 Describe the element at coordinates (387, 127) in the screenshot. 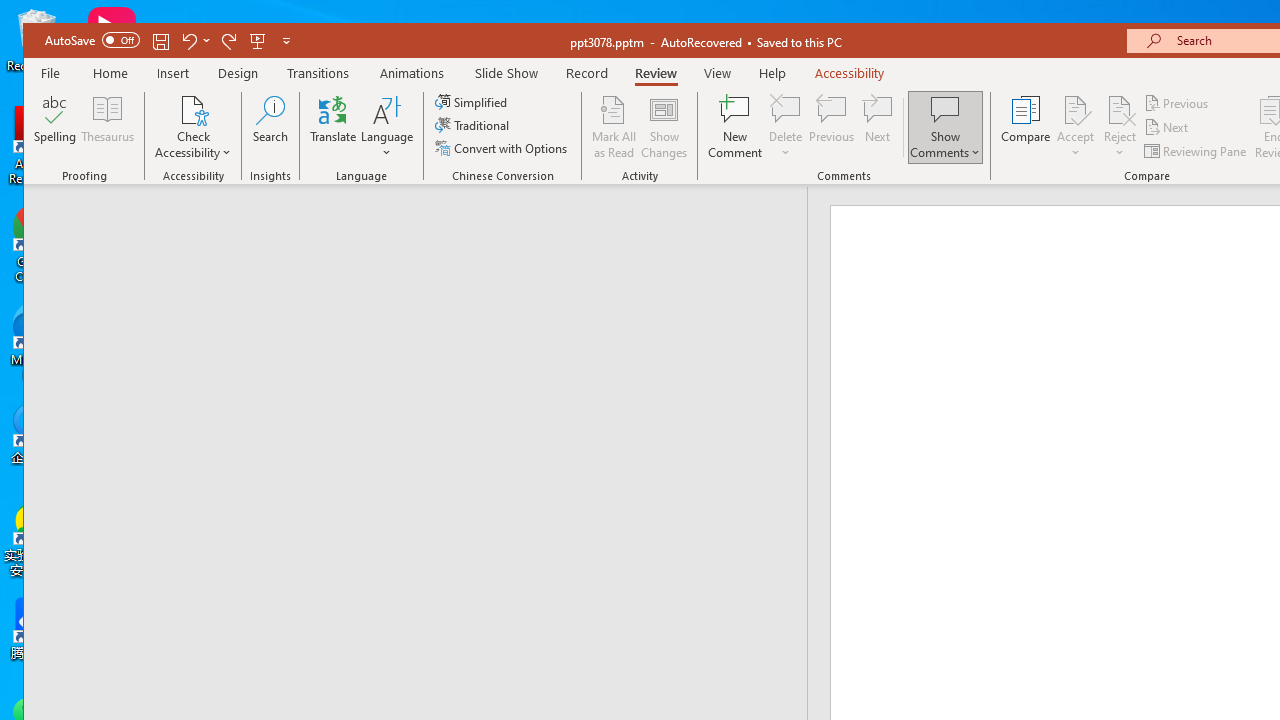

I see `'Language'` at that location.